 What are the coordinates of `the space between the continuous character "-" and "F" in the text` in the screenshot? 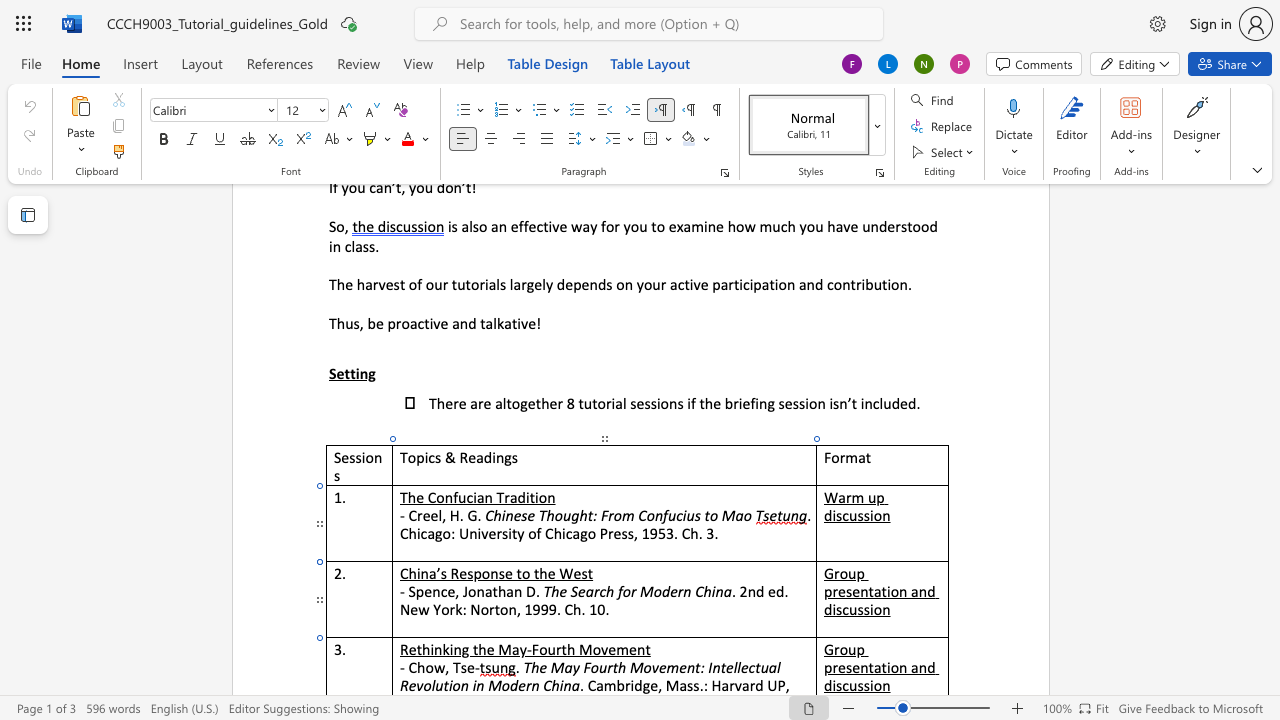 It's located at (532, 649).